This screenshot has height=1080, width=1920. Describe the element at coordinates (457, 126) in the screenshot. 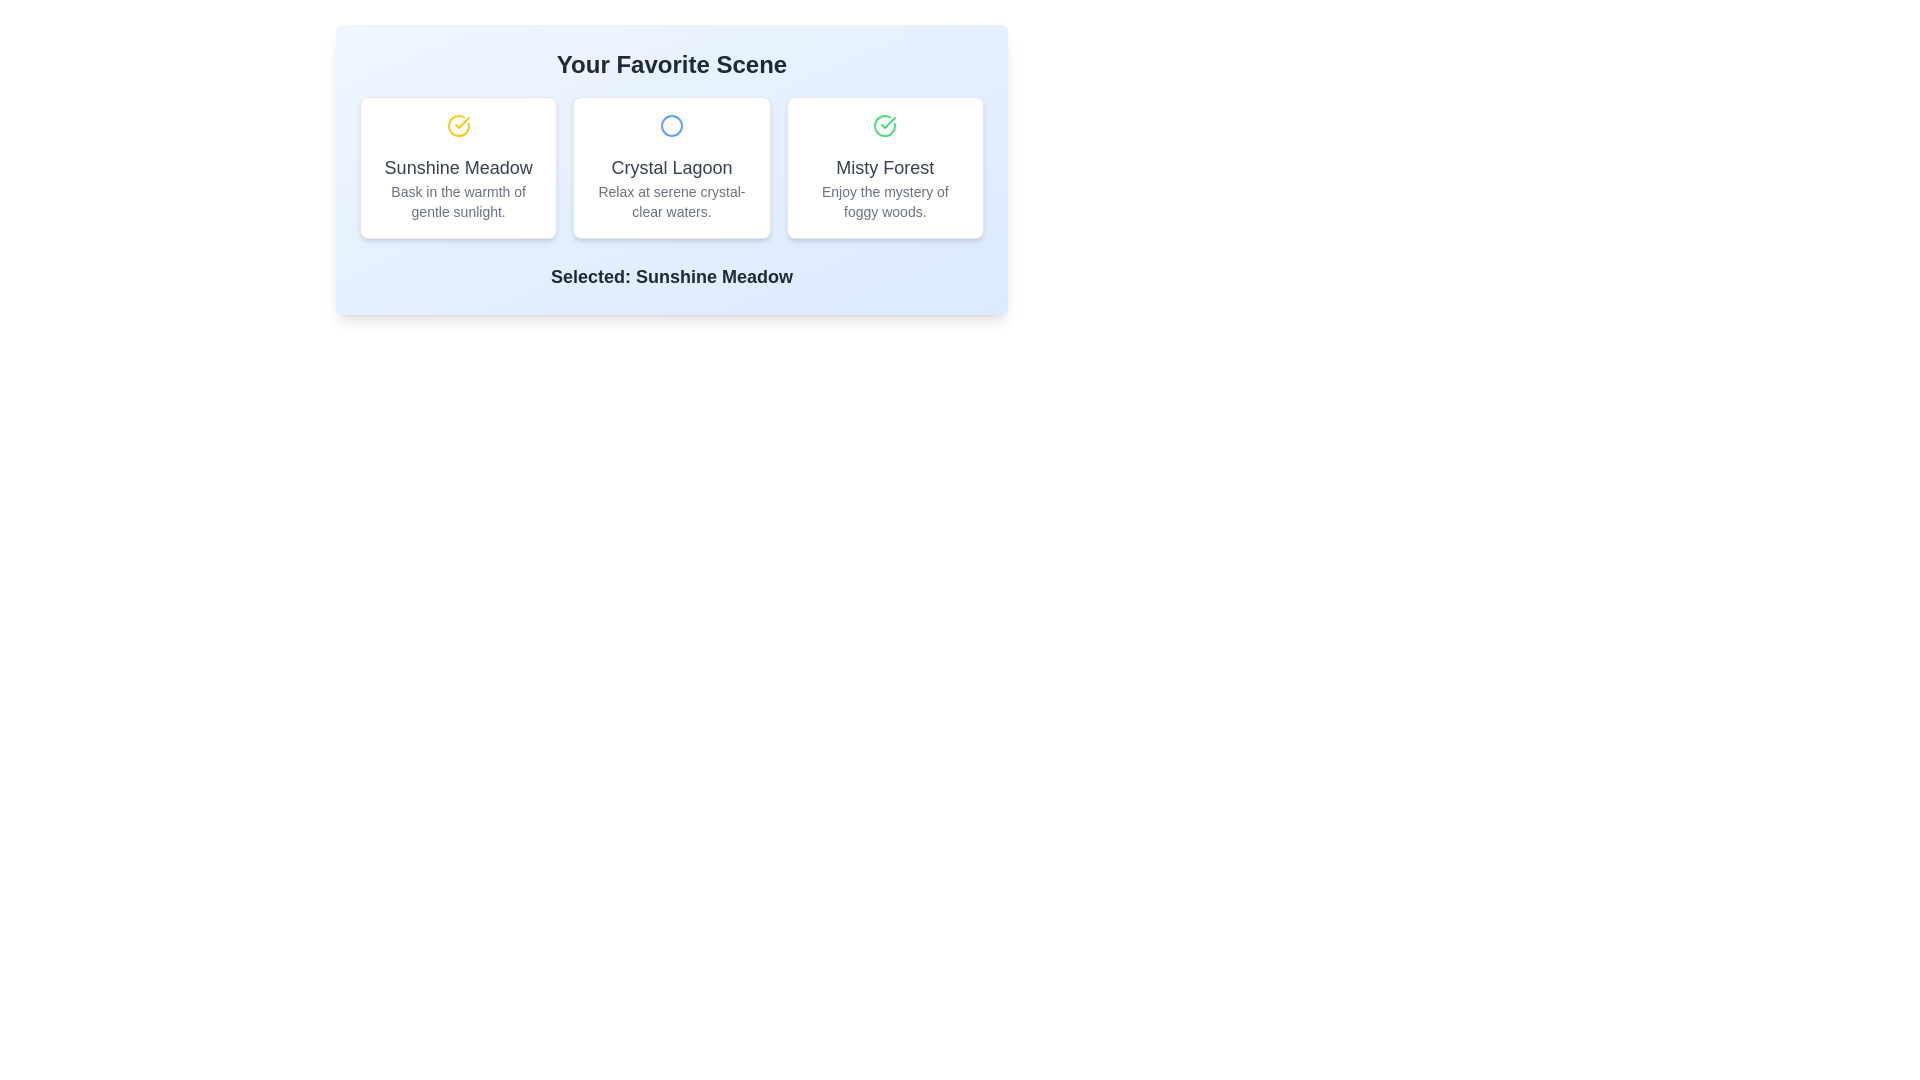

I see `the visual indicator icon that marks the associated card labeled 'Sunshine Meadow' as selected, located at the top portion of the card` at that location.